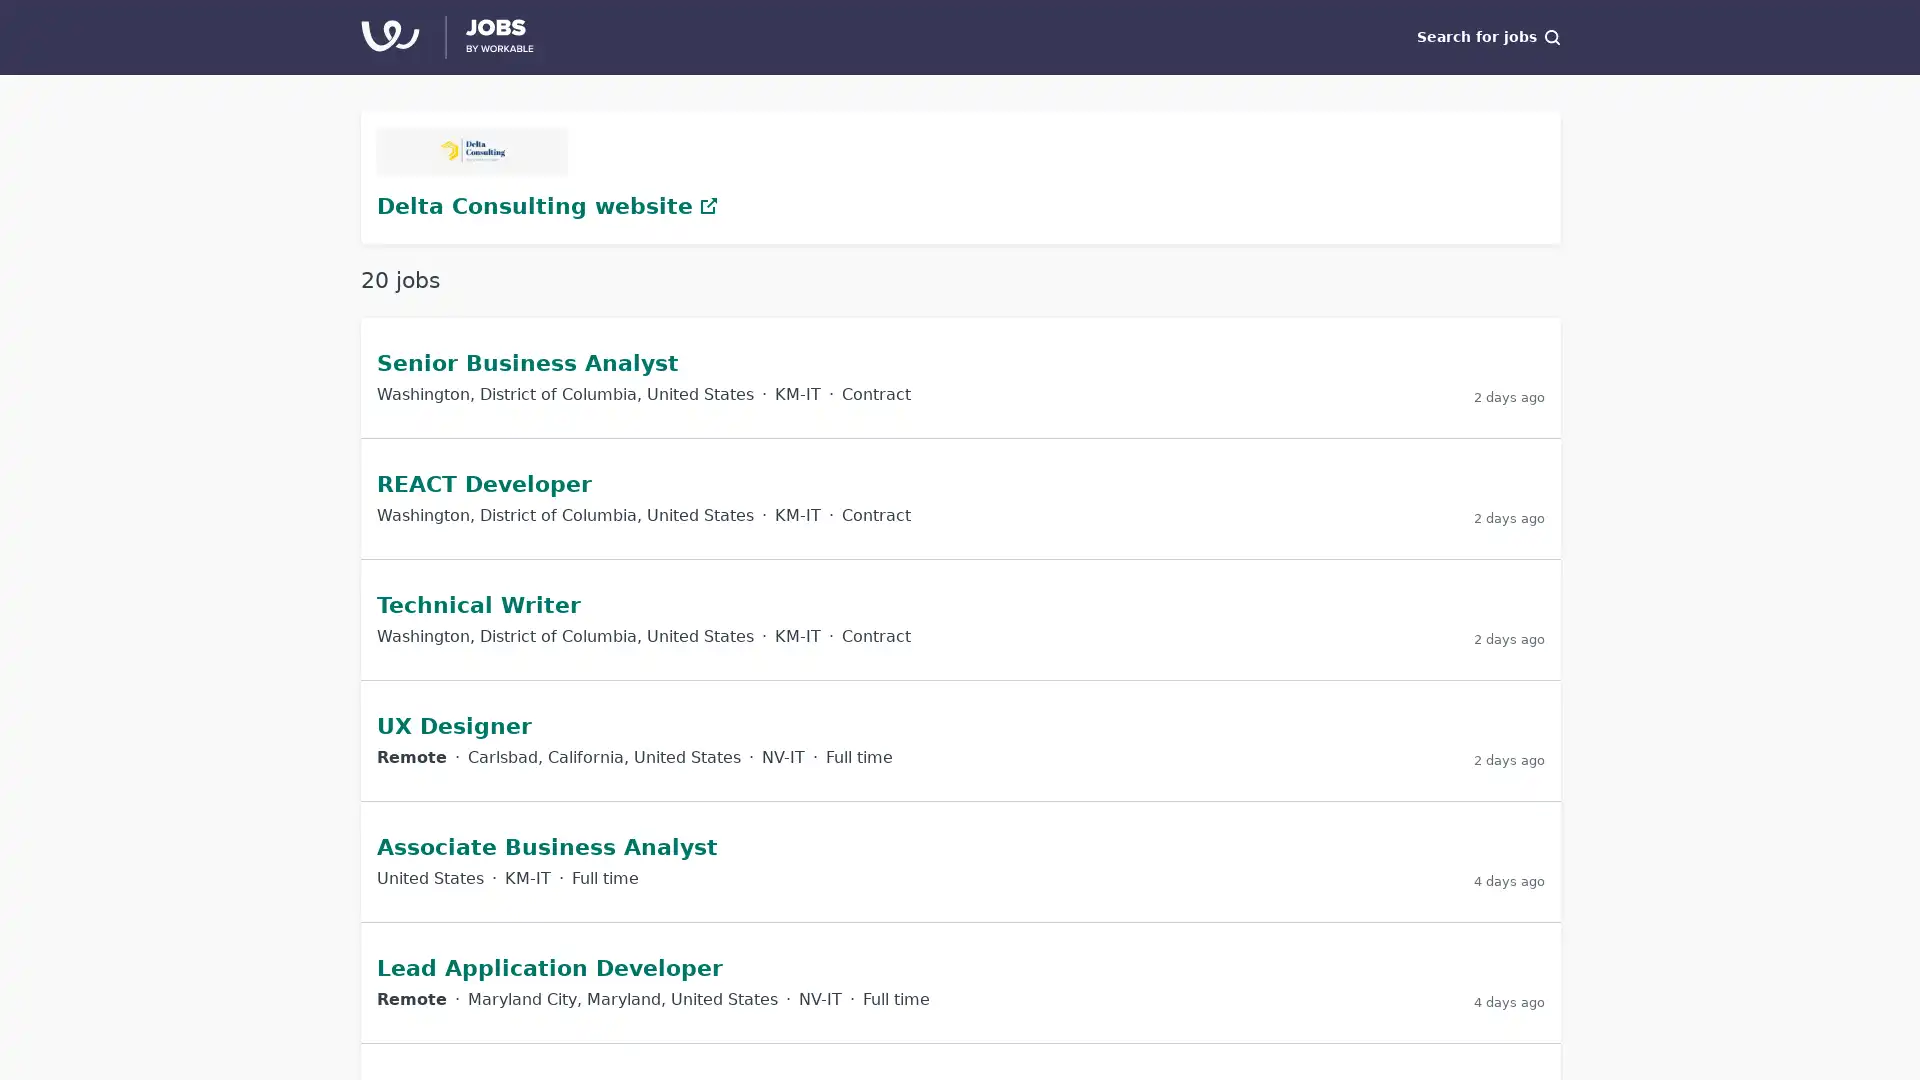 The height and width of the screenshot is (1080, 1920). I want to click on Technical Writer, so click(478, 603).